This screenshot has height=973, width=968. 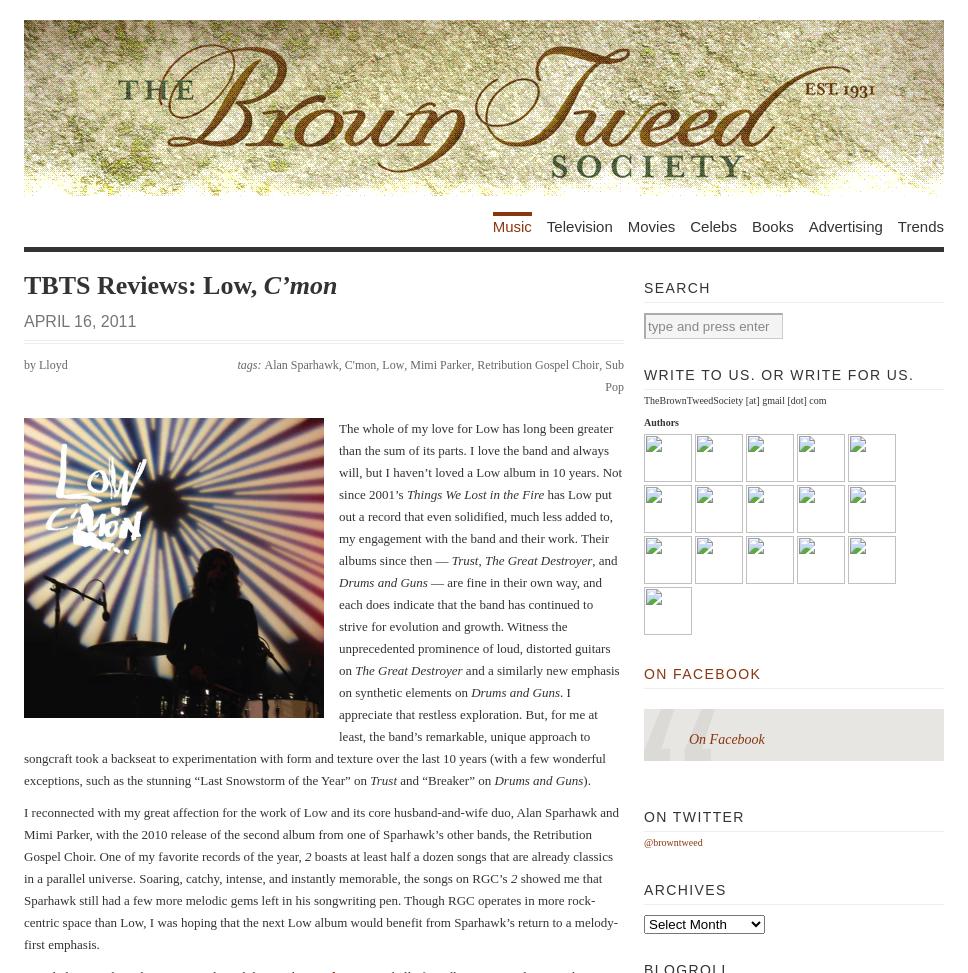 What do you see at coordinates (677, 288) in the screenshot?
I see `'Search'` at bounding box center [677, 288].